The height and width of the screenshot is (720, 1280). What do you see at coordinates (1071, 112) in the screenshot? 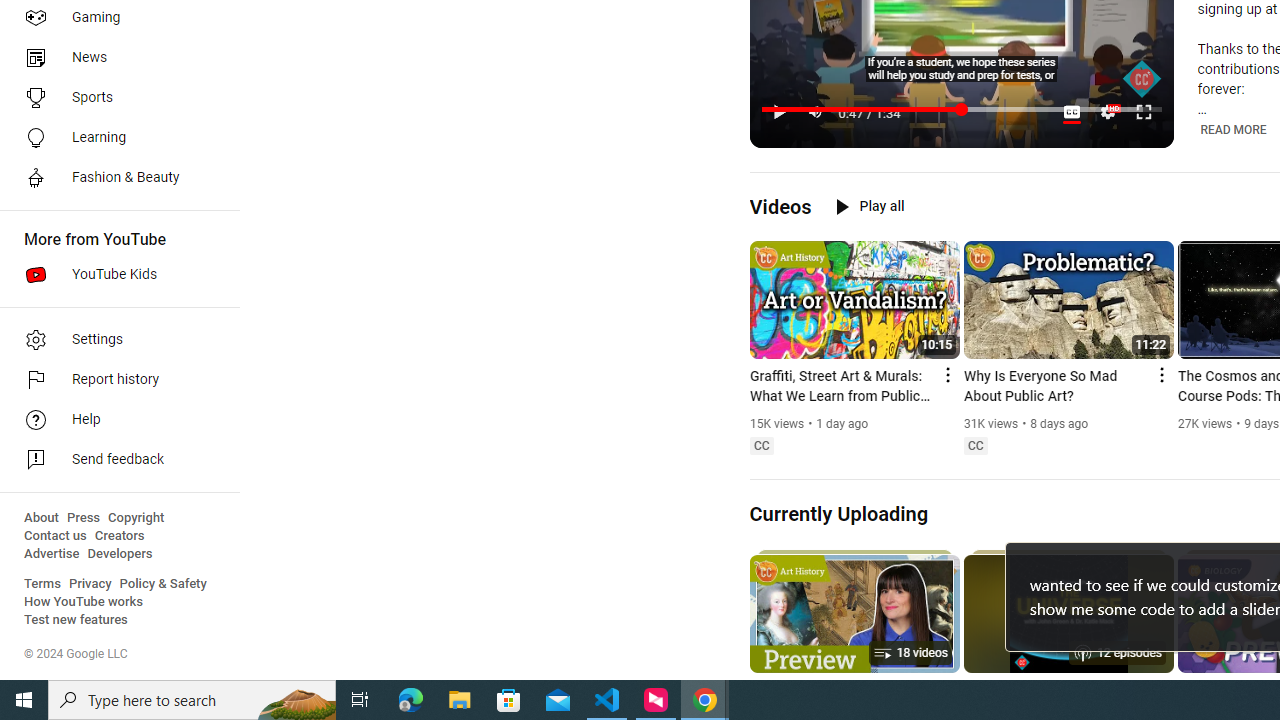
I see `'Subtitles/closed captions unavailable'` at bounding box center [1071, 112].